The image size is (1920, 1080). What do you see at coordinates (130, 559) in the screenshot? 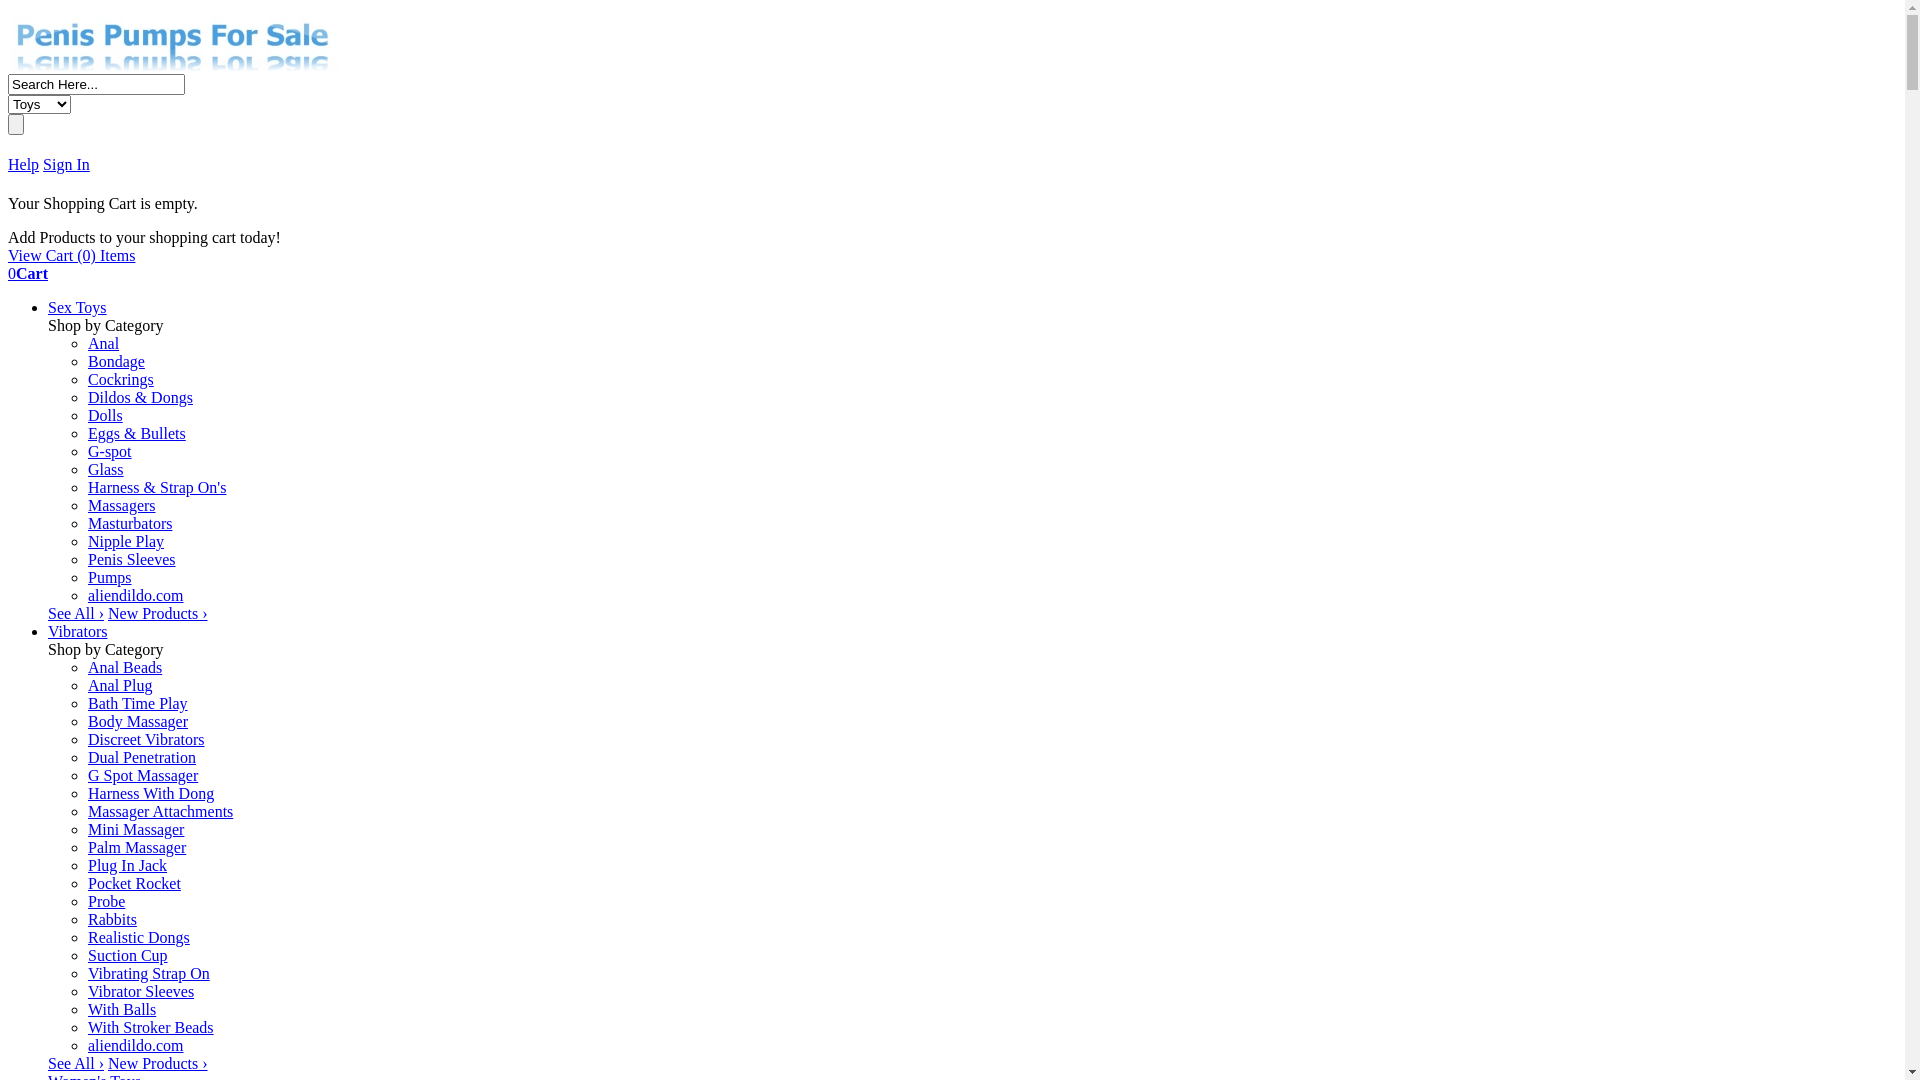
I see `'Penis Sleeves'` at bounding box center [130, 559].